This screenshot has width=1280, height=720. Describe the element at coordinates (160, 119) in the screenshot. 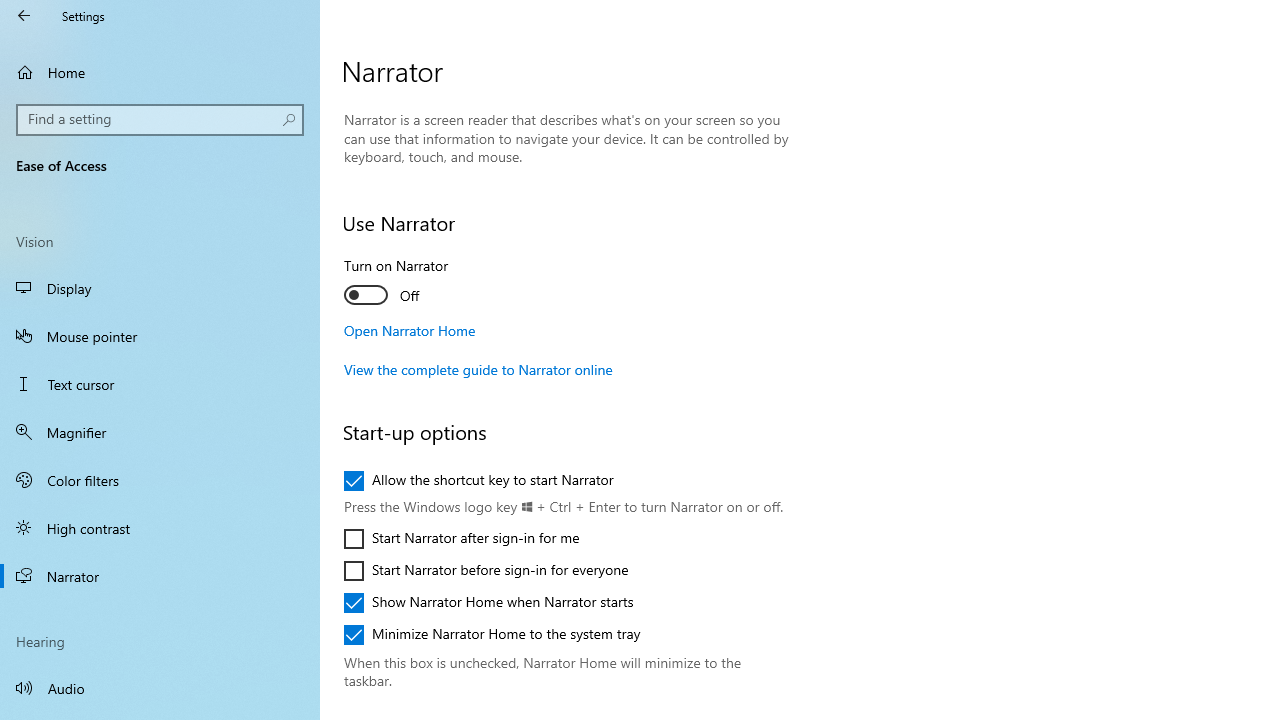

I see `'Search box, Find a setting'` at that location.